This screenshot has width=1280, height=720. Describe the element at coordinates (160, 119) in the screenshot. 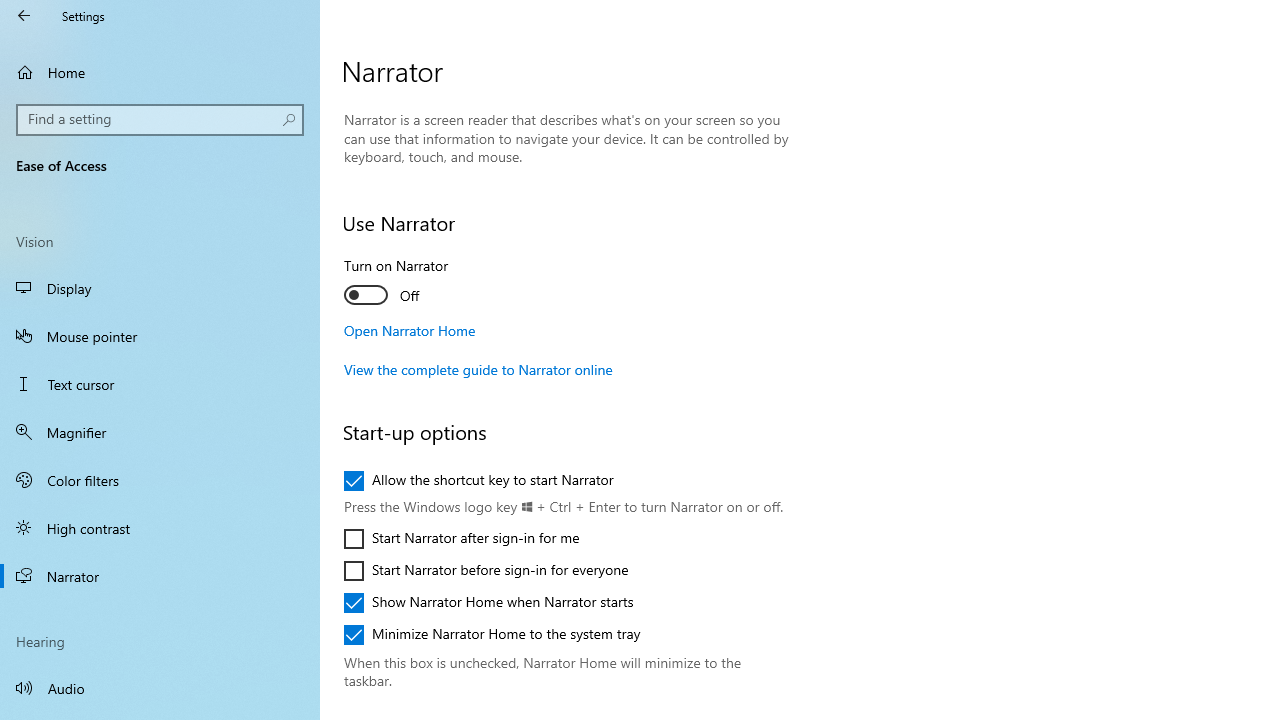

I see `'Search box, Find a setting'` at that location.